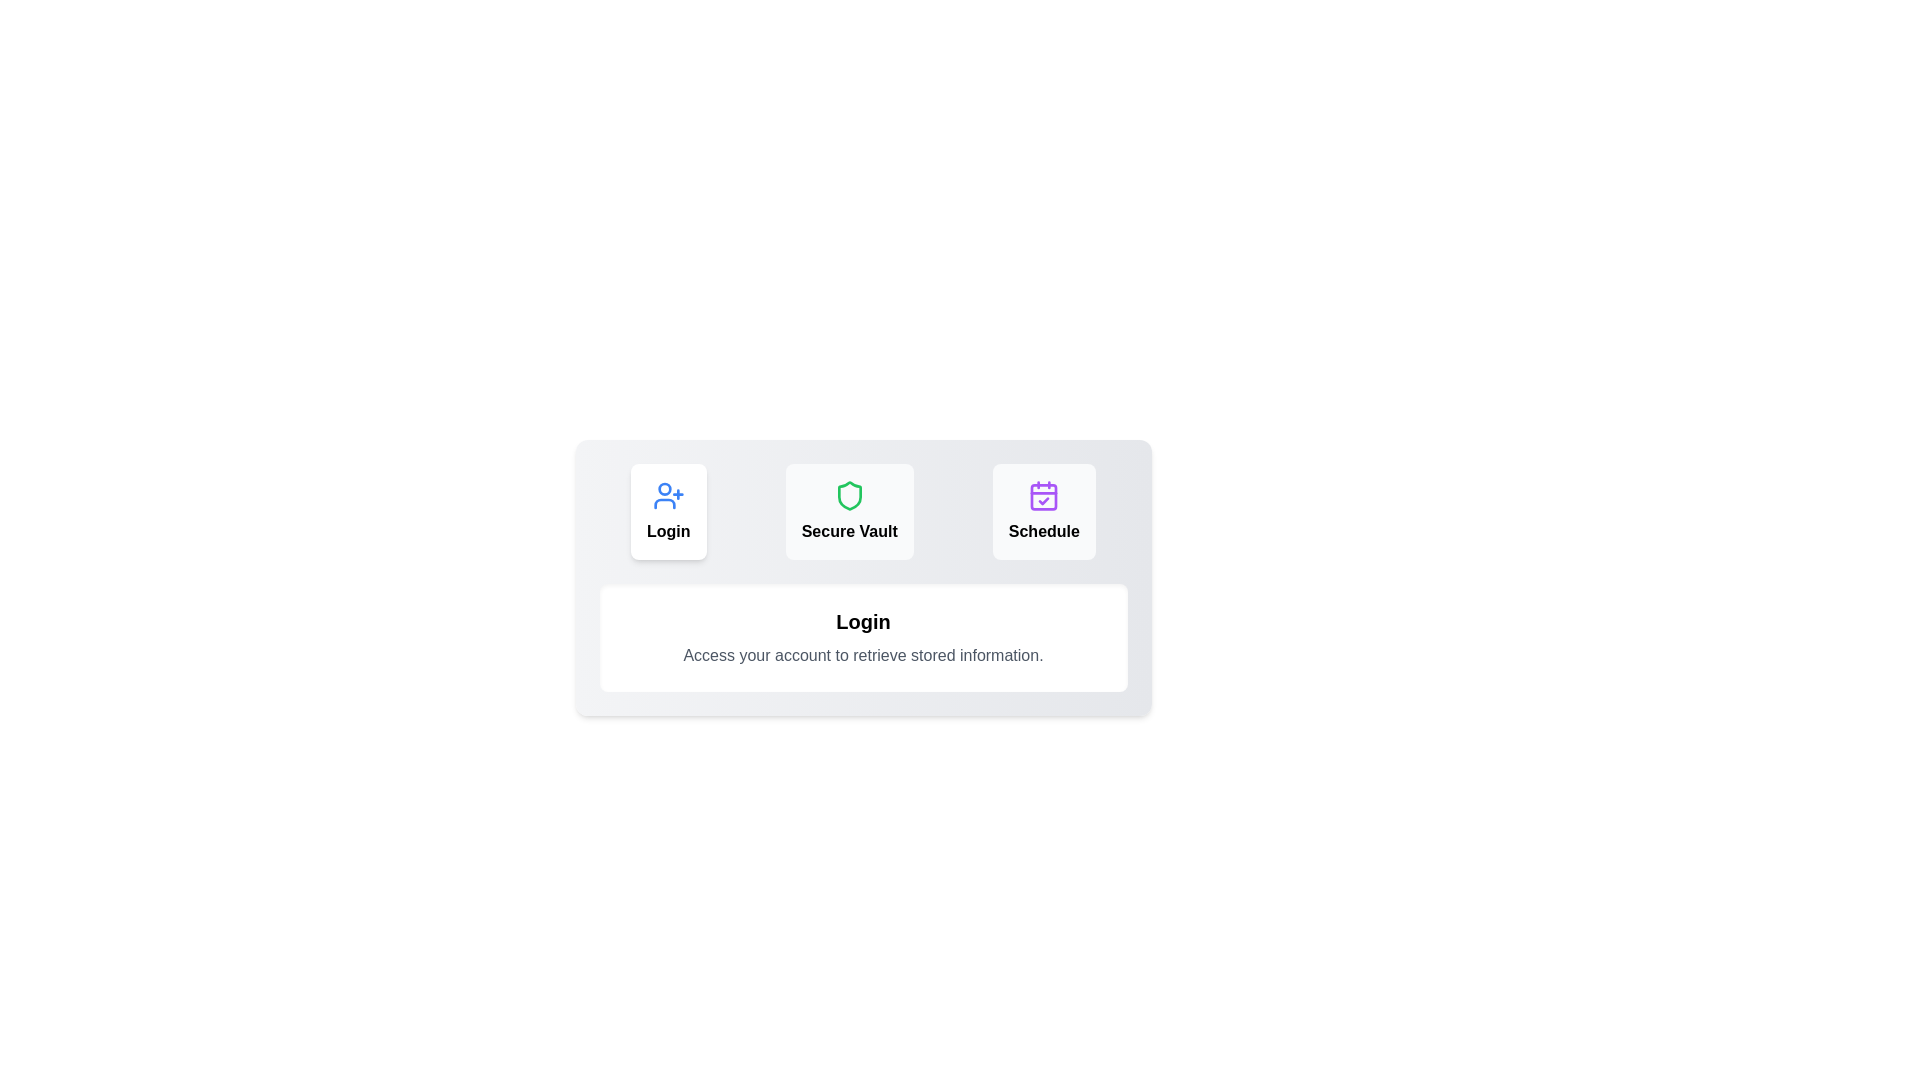  What do you see at coordinates (1043, 511) in the screenshot?
I see `the Schedule tab to view its content` at bounding box center [1043, 511].